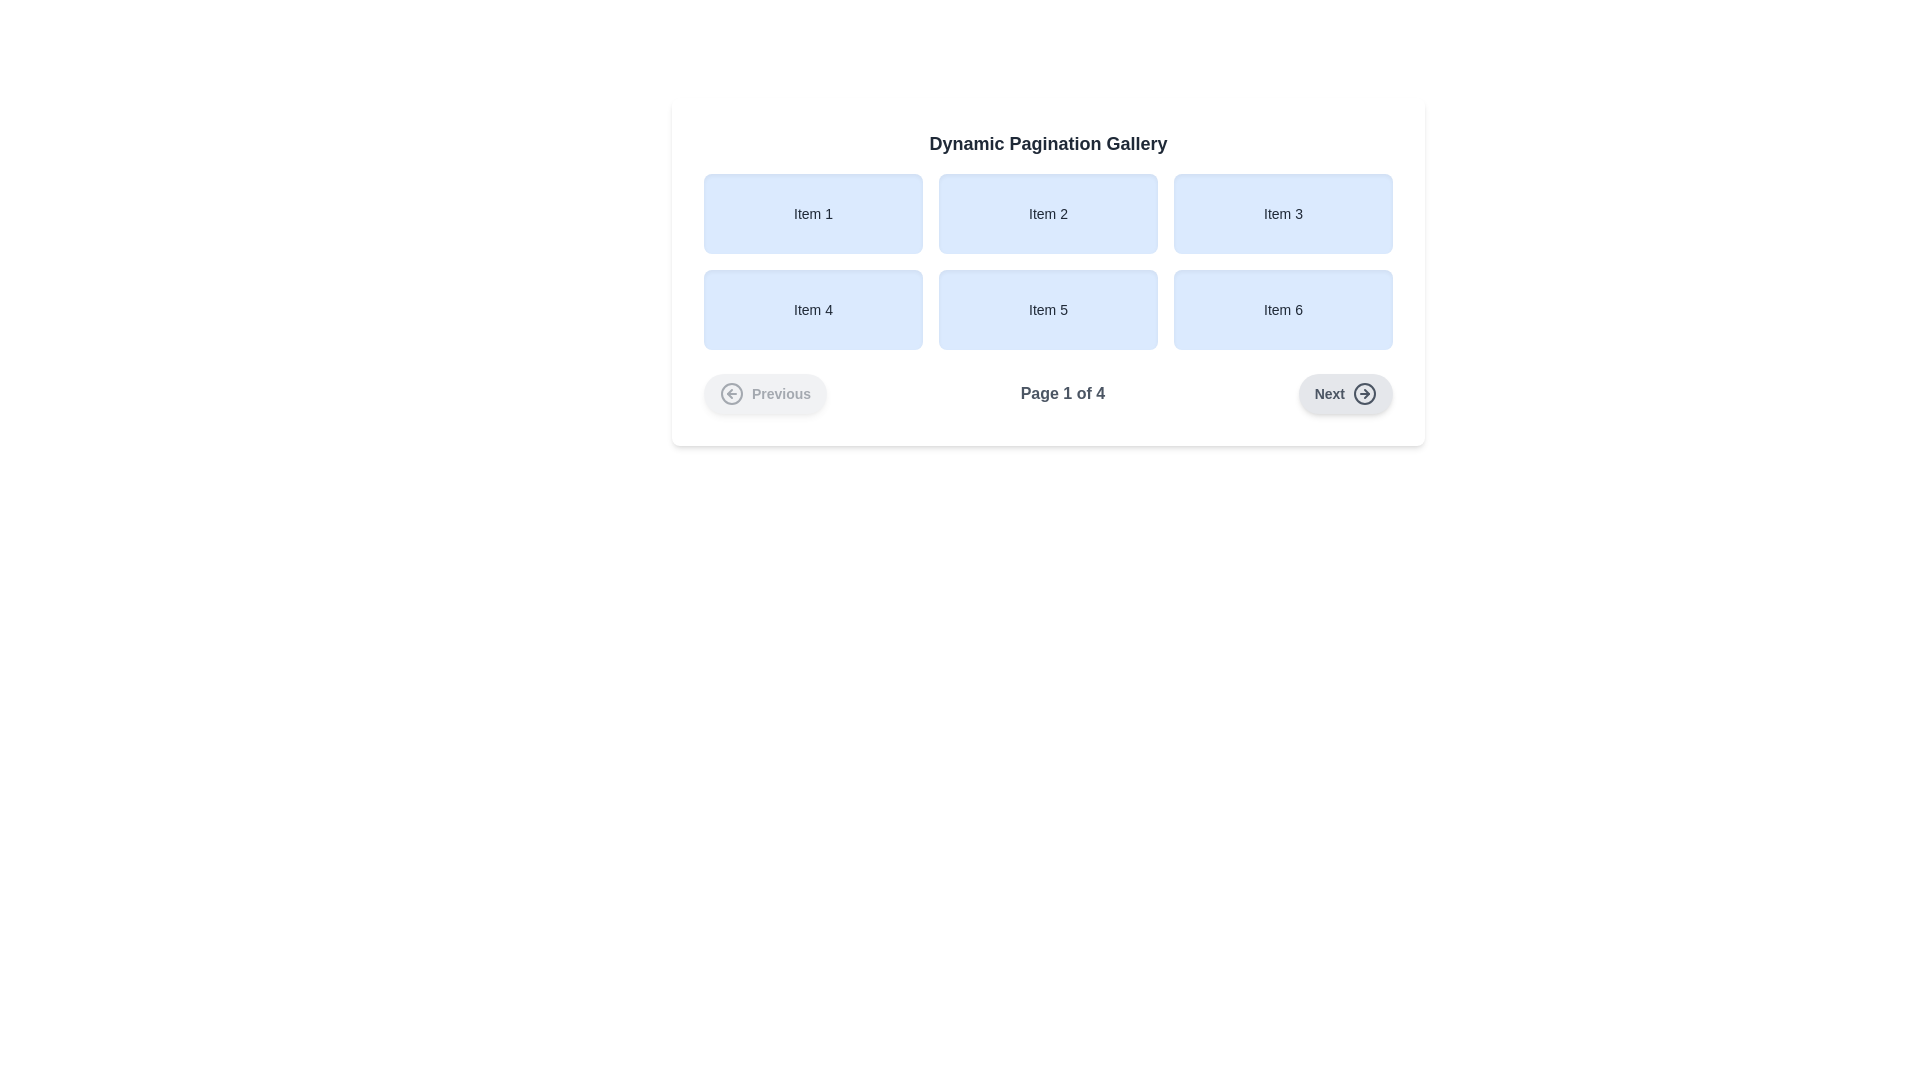 The height and width of the screenshot is (1080, 1920). Describe the element at coordinates (730, 393) in the screenshot. I see `the 'Previous' button icon, which is a visual indicator for navigating to the prior set of items in the pagination control` at that location.